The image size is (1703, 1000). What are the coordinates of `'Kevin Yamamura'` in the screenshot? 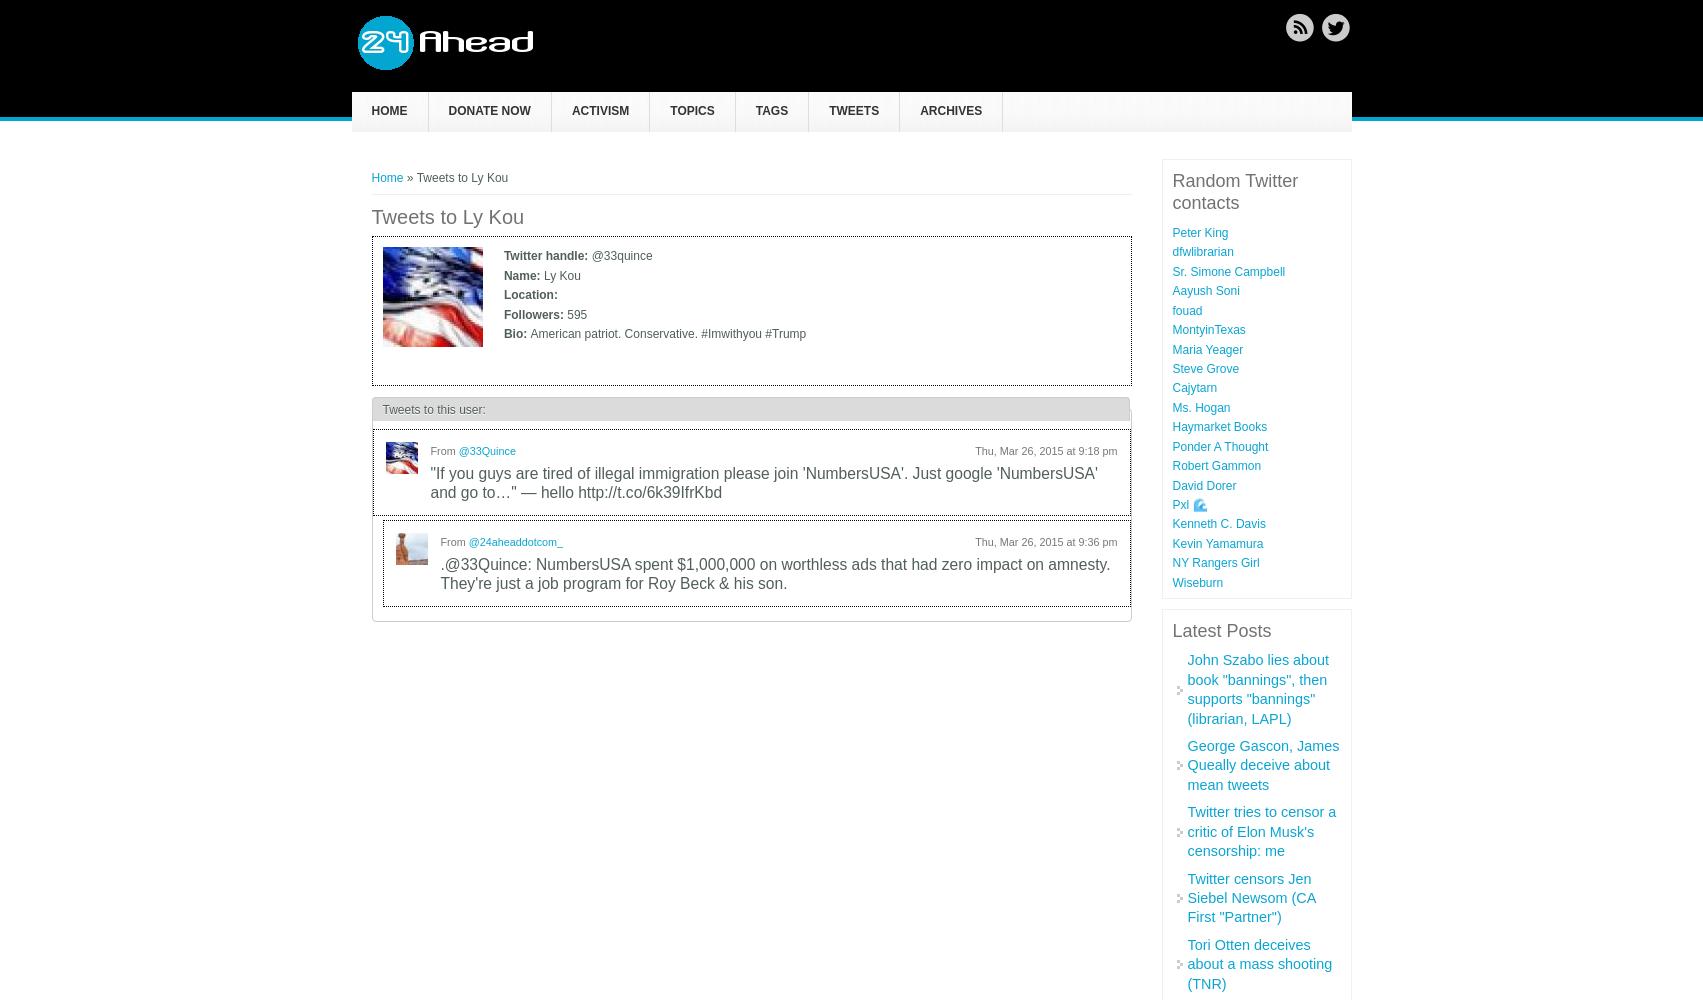 It's located at (1216, 543).